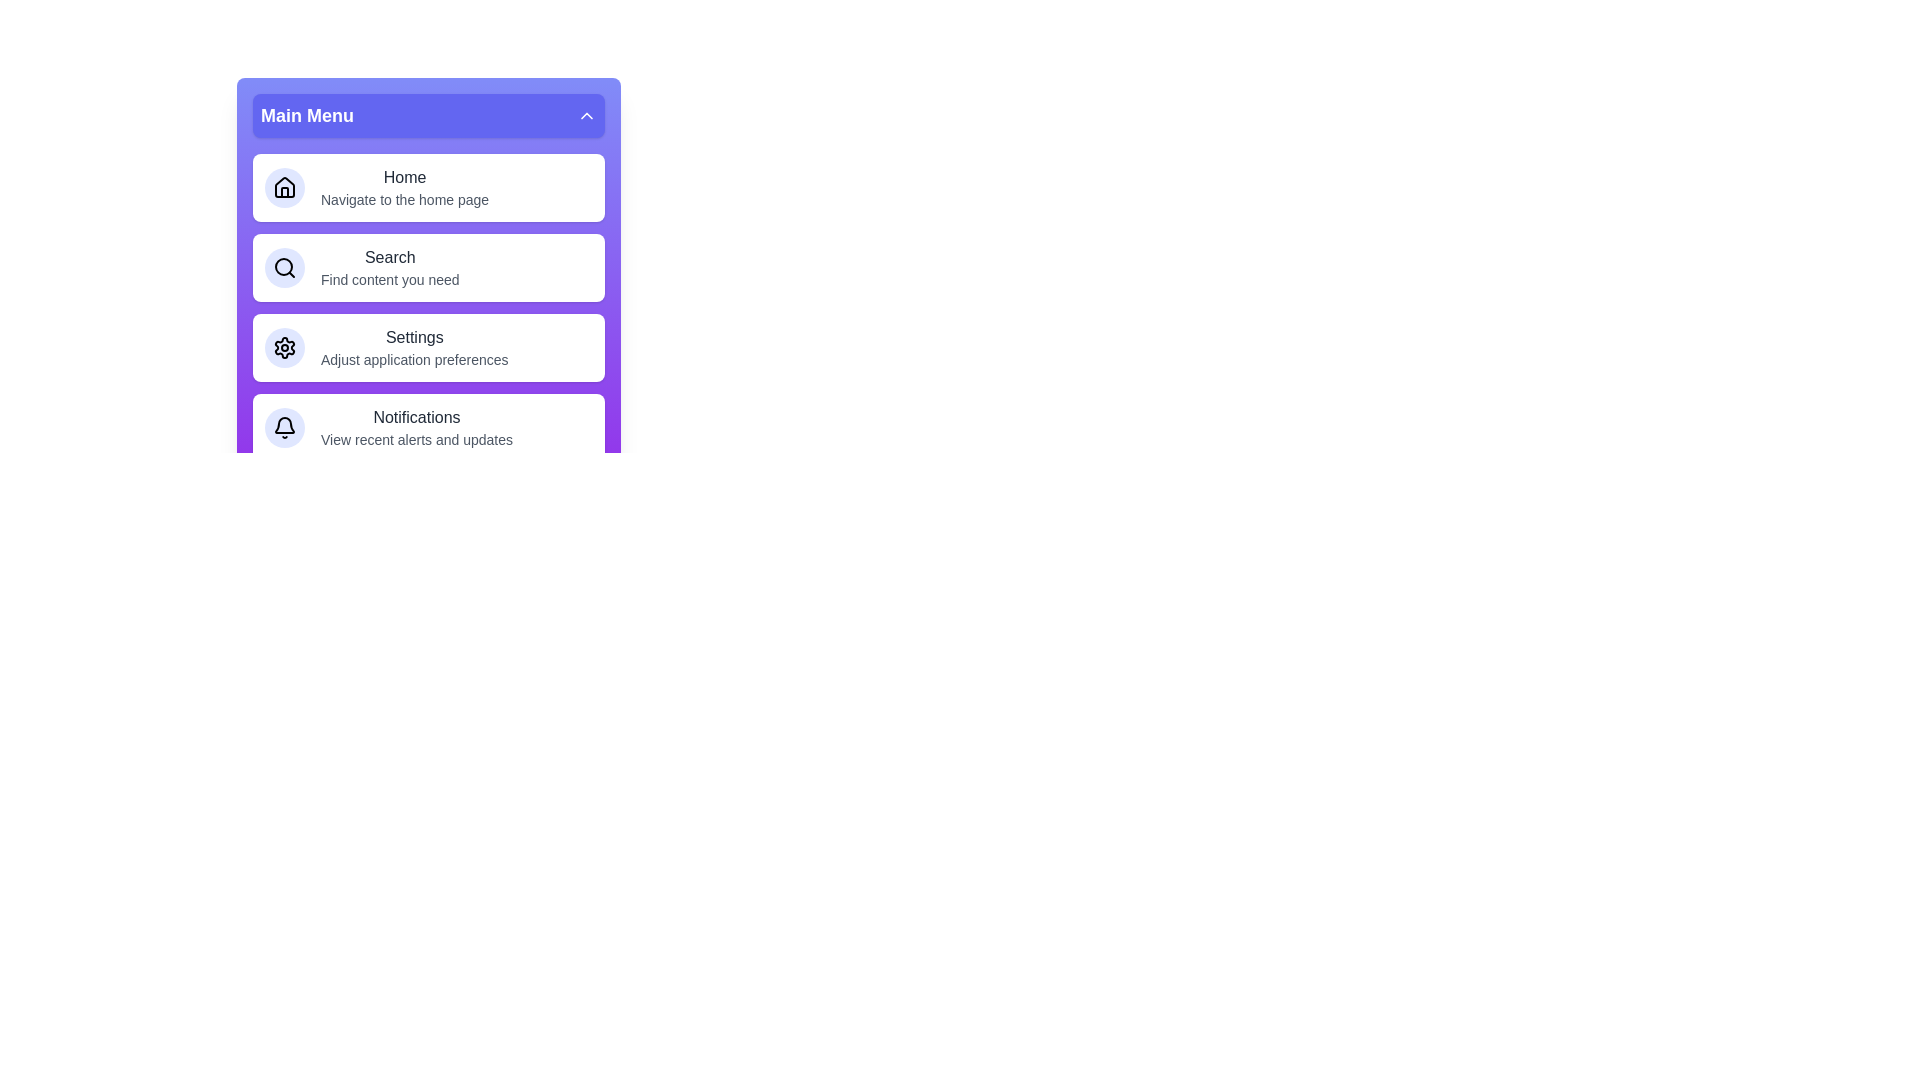  Describe the element at coordinates (283, 266) in the screenshot. I see `the icon associated with the menu item Search` at that location.